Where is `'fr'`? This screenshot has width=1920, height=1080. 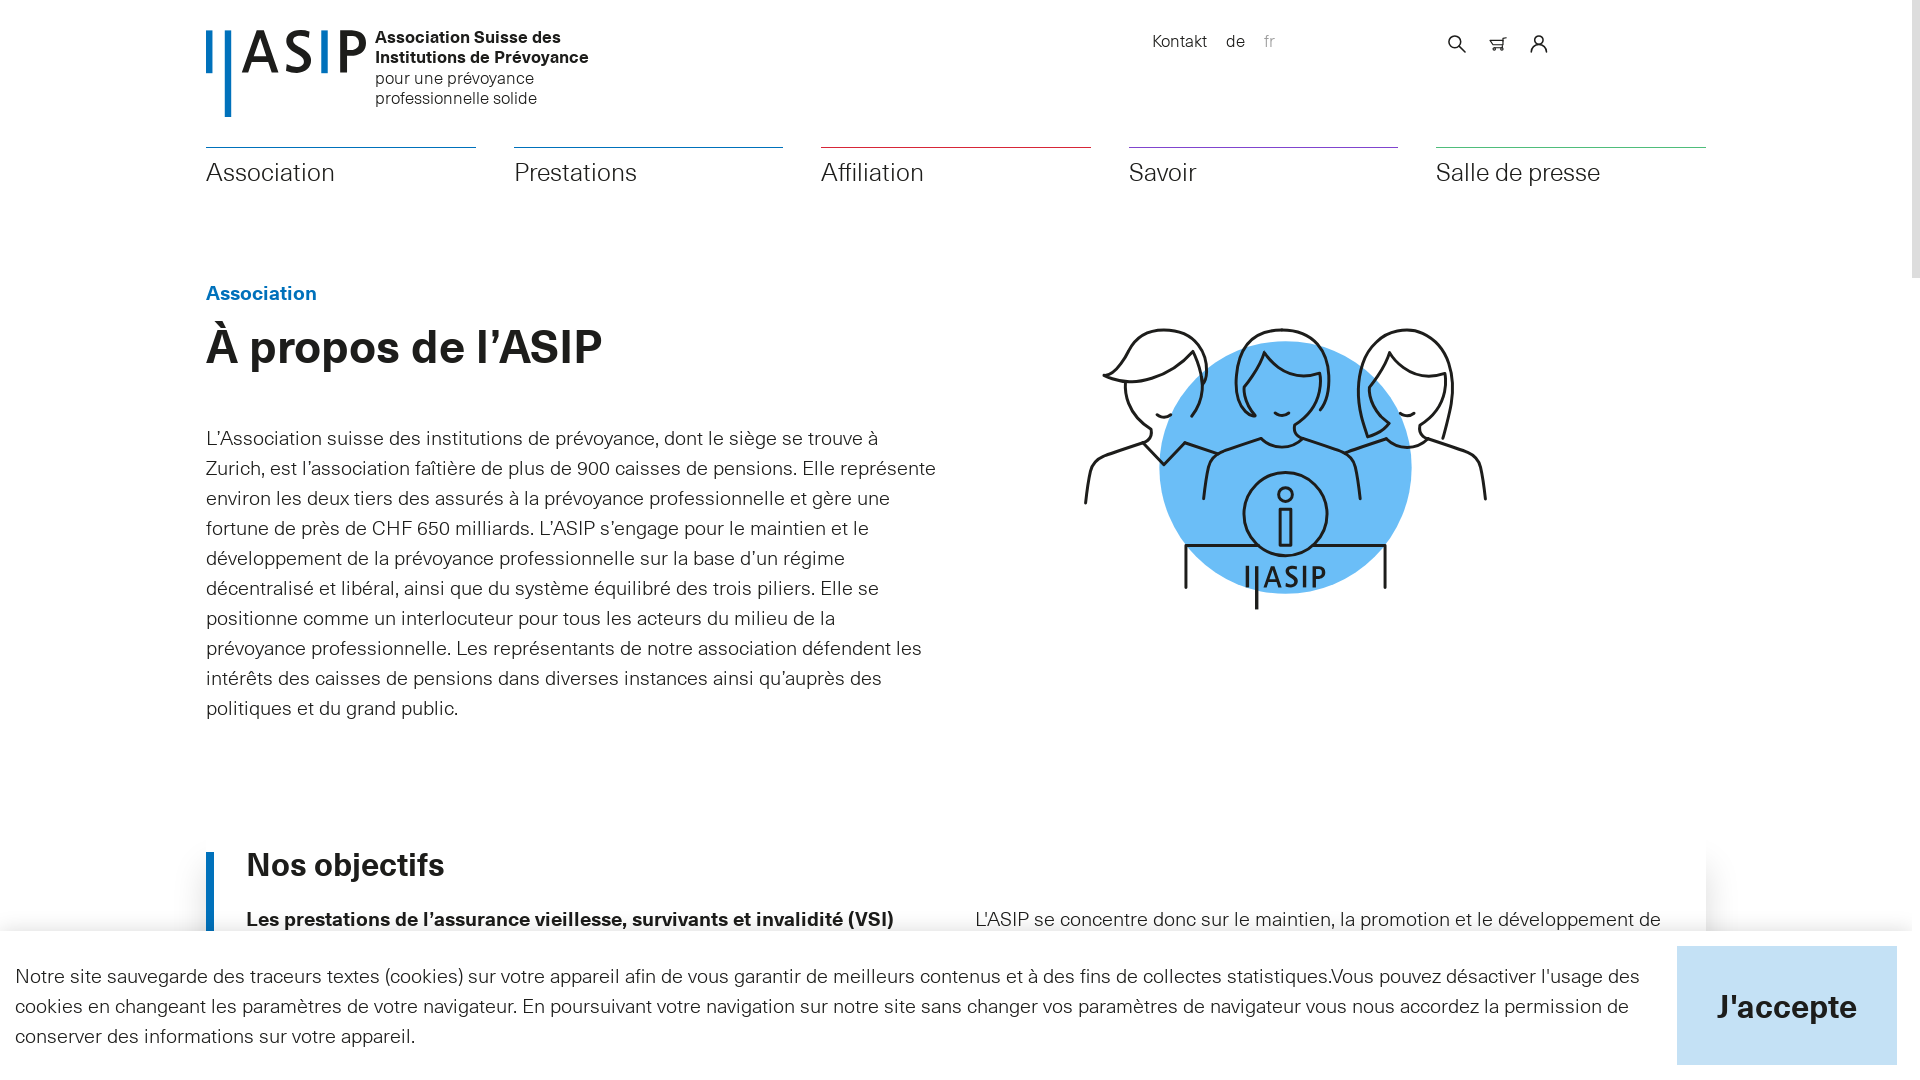 'fr' is located at coordinates (1268, 39).